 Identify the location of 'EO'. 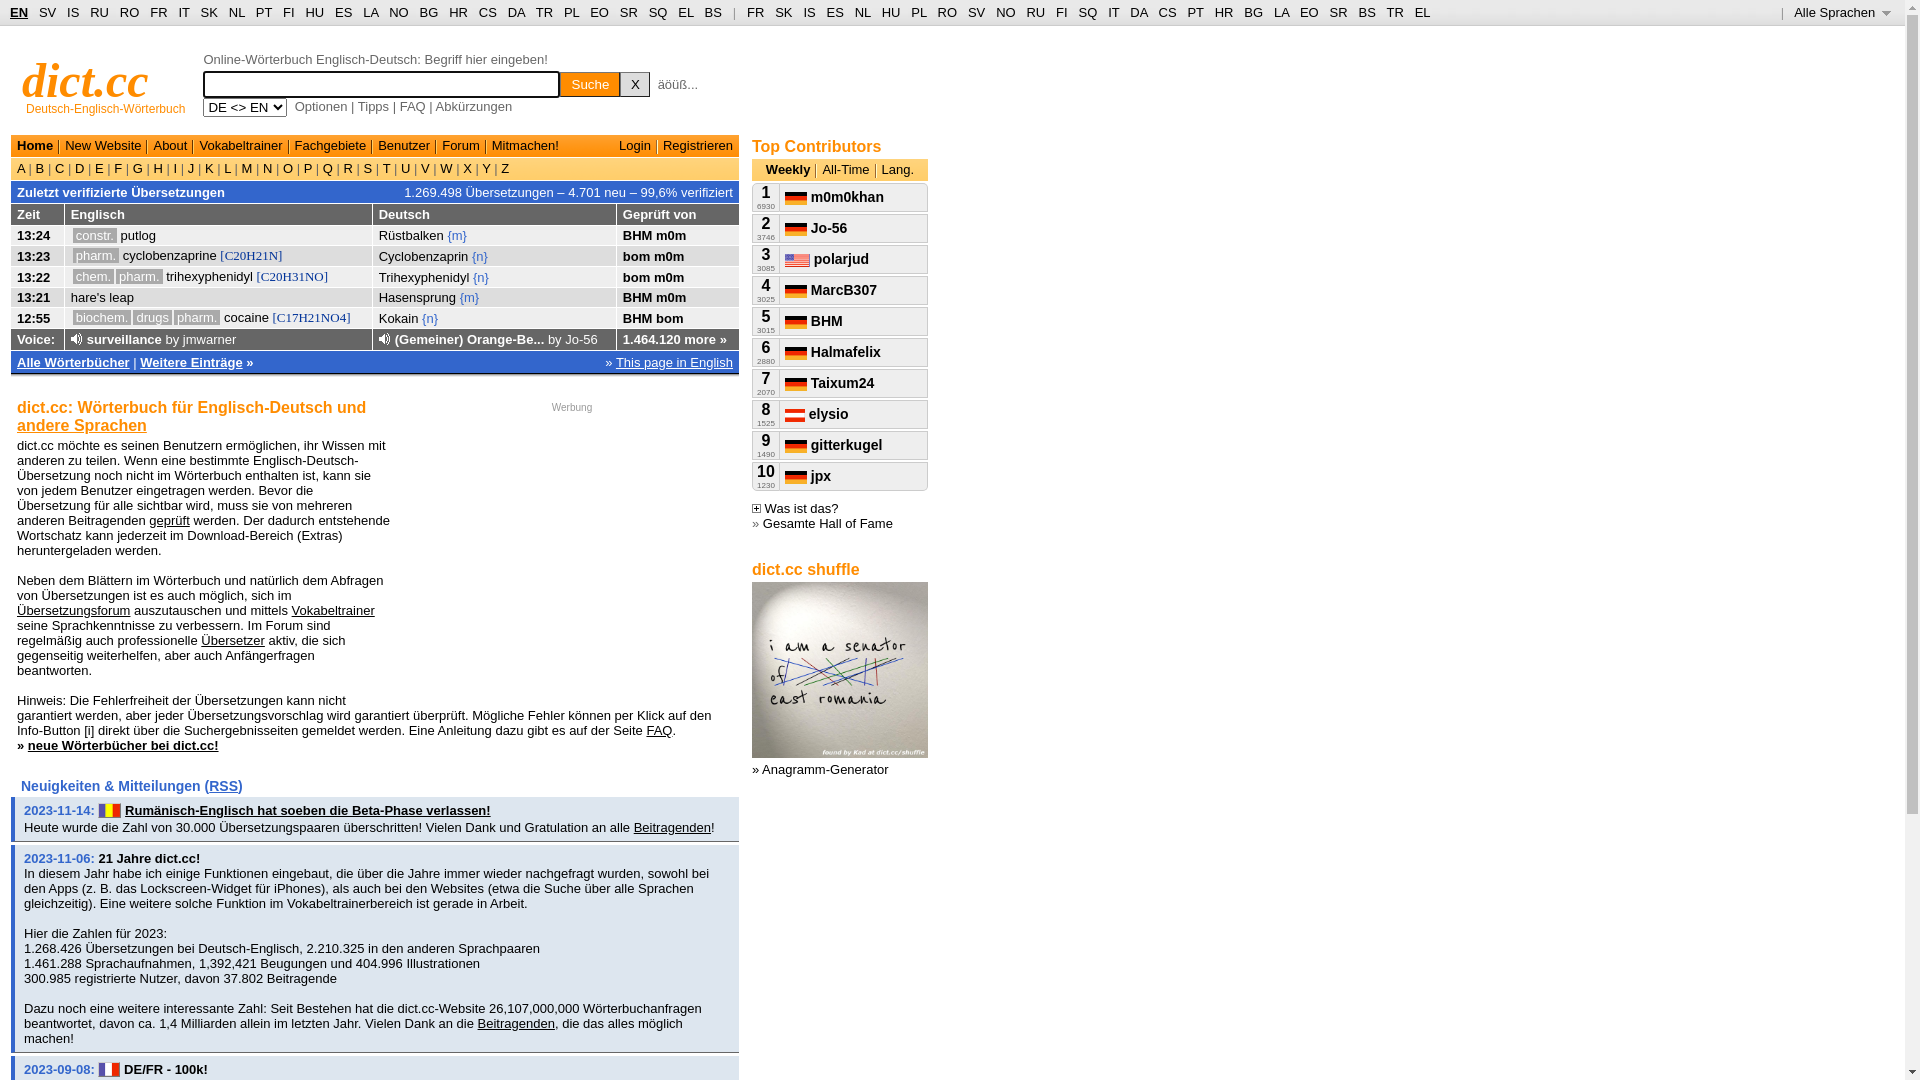
(598, 12).